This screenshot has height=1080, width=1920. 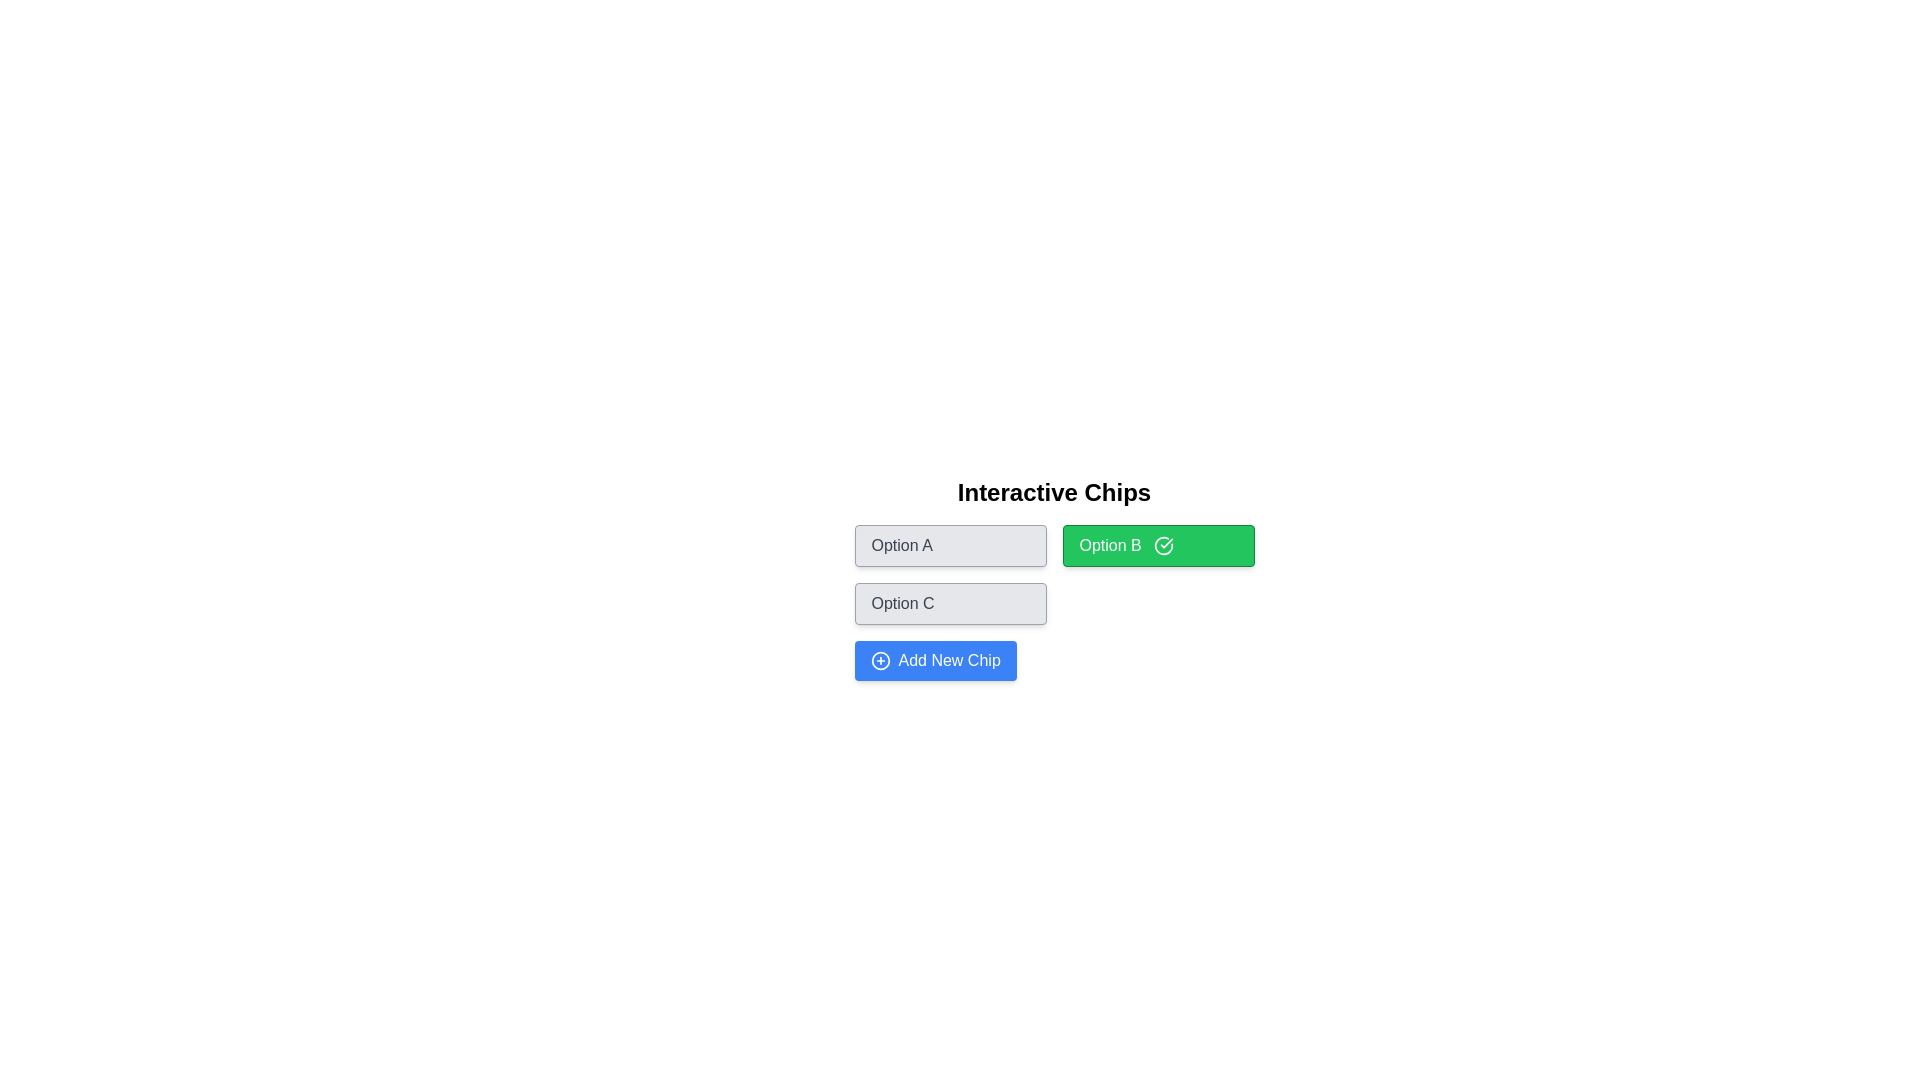 What do you see at coordinates (949, 603) in the screenshot?
I see `the chip labeled Option C` at bounding box center [949, 603].